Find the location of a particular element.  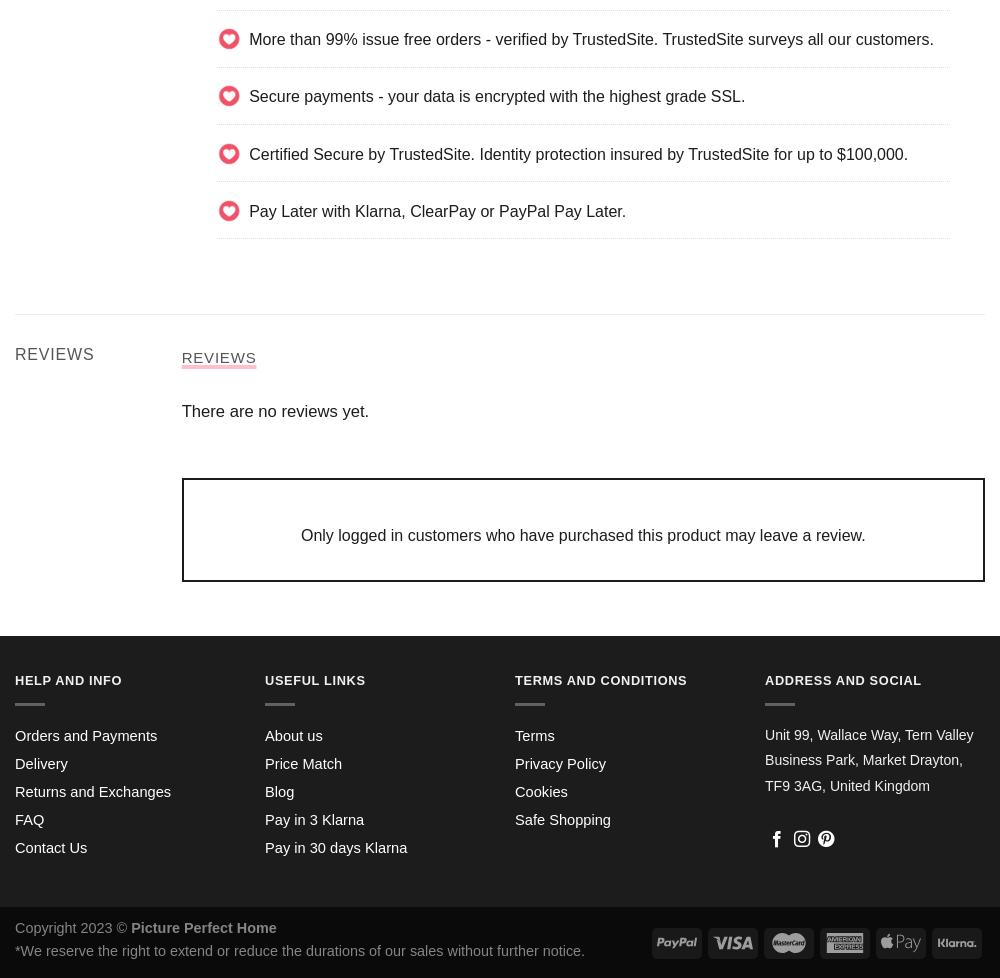

'About us' is located at coordinates (293, 734).